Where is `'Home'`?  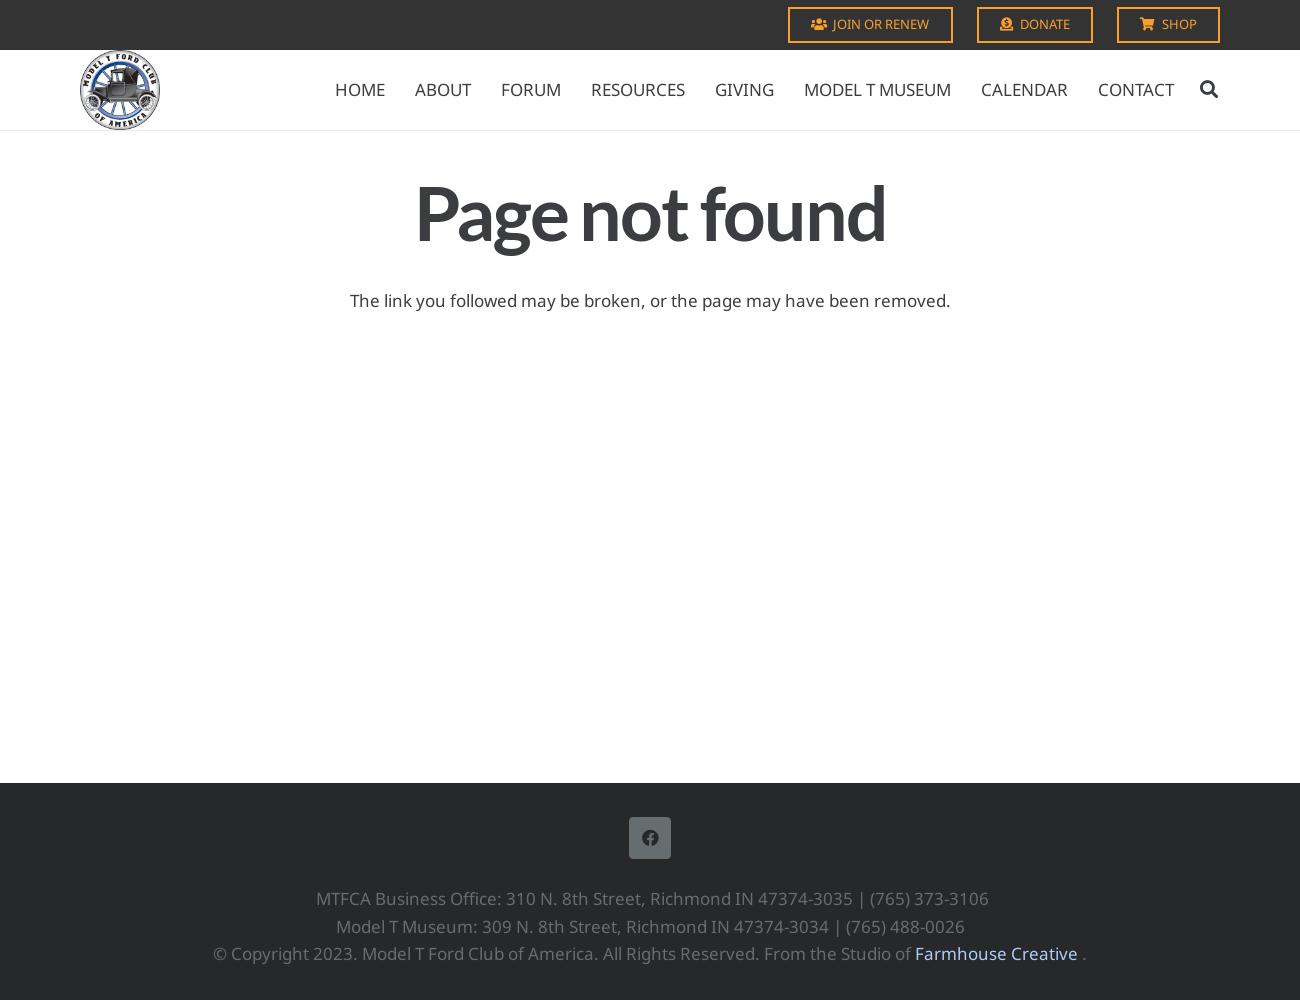
'Home' is located at coordinates (358, 88).